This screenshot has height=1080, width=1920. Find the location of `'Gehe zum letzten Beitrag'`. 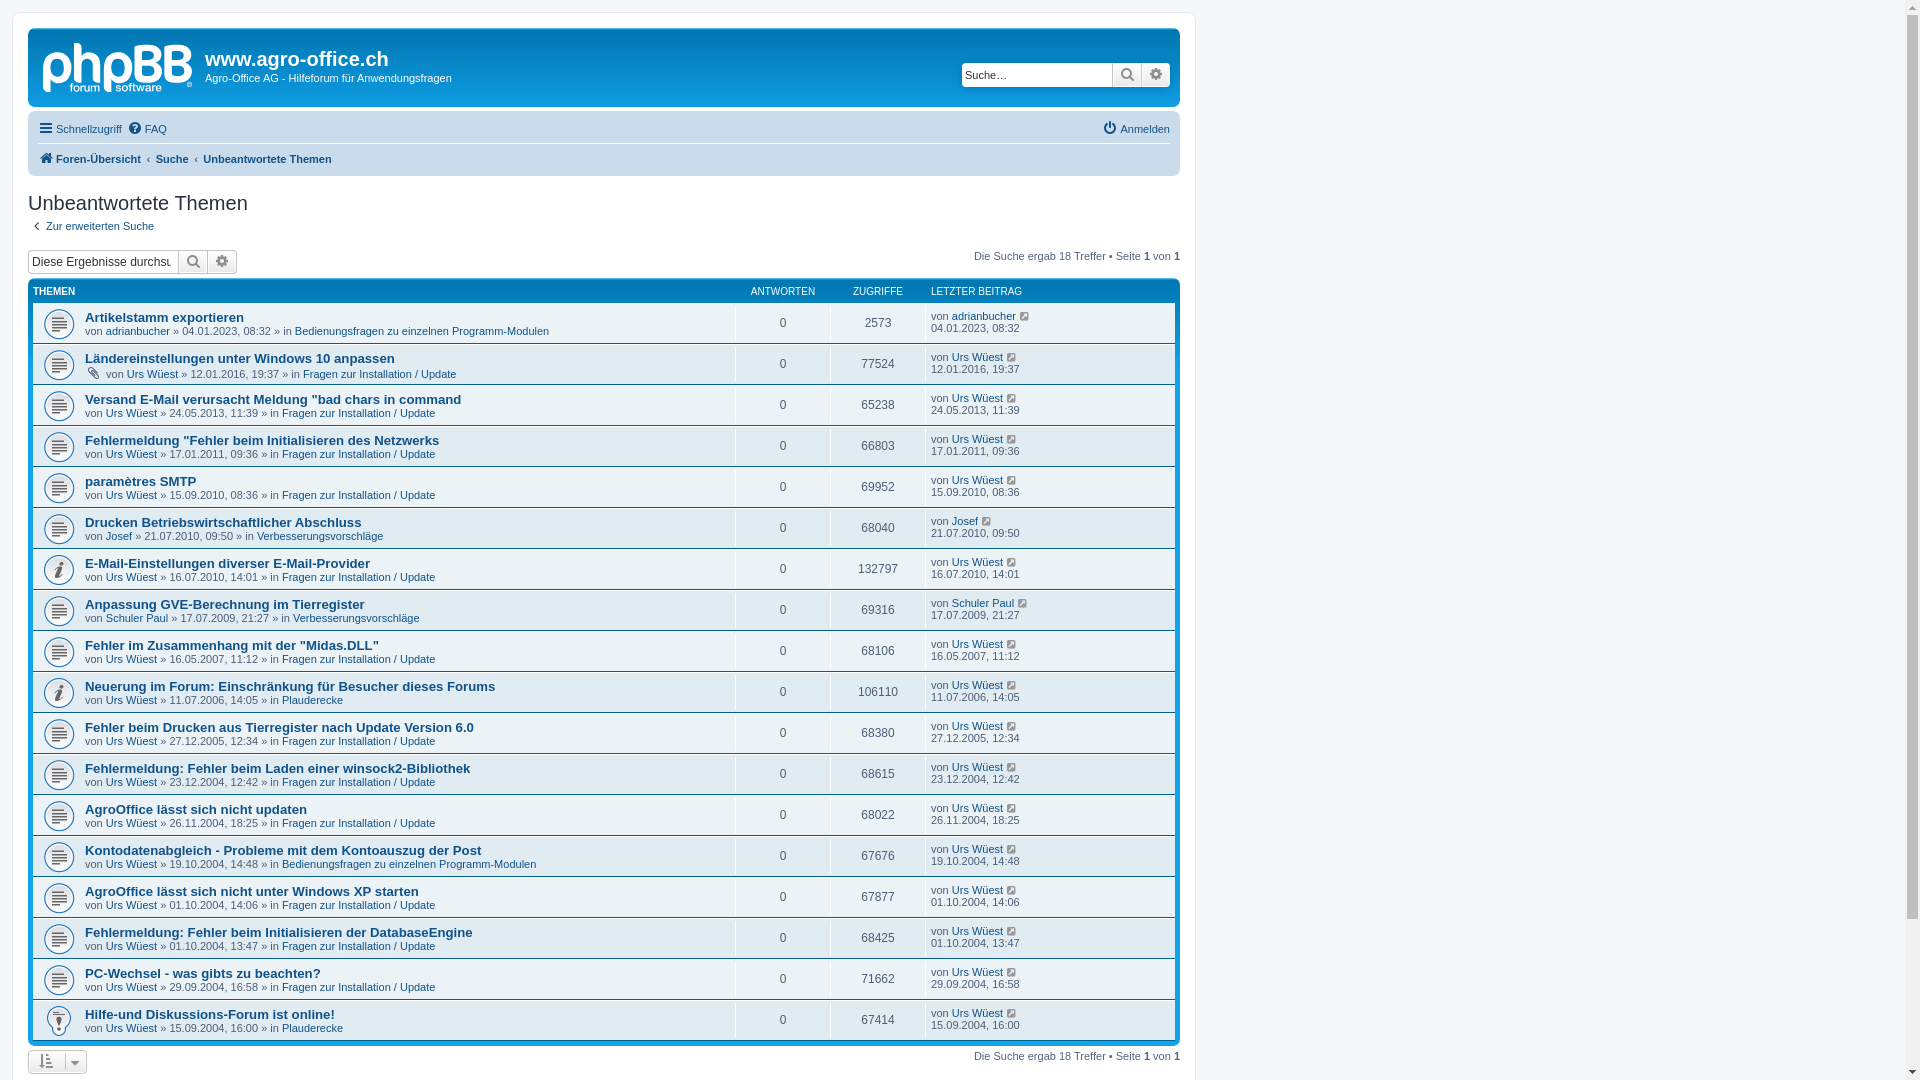

'Gehe zum letzten Beitrag' is located at coordinates (1006, 397).